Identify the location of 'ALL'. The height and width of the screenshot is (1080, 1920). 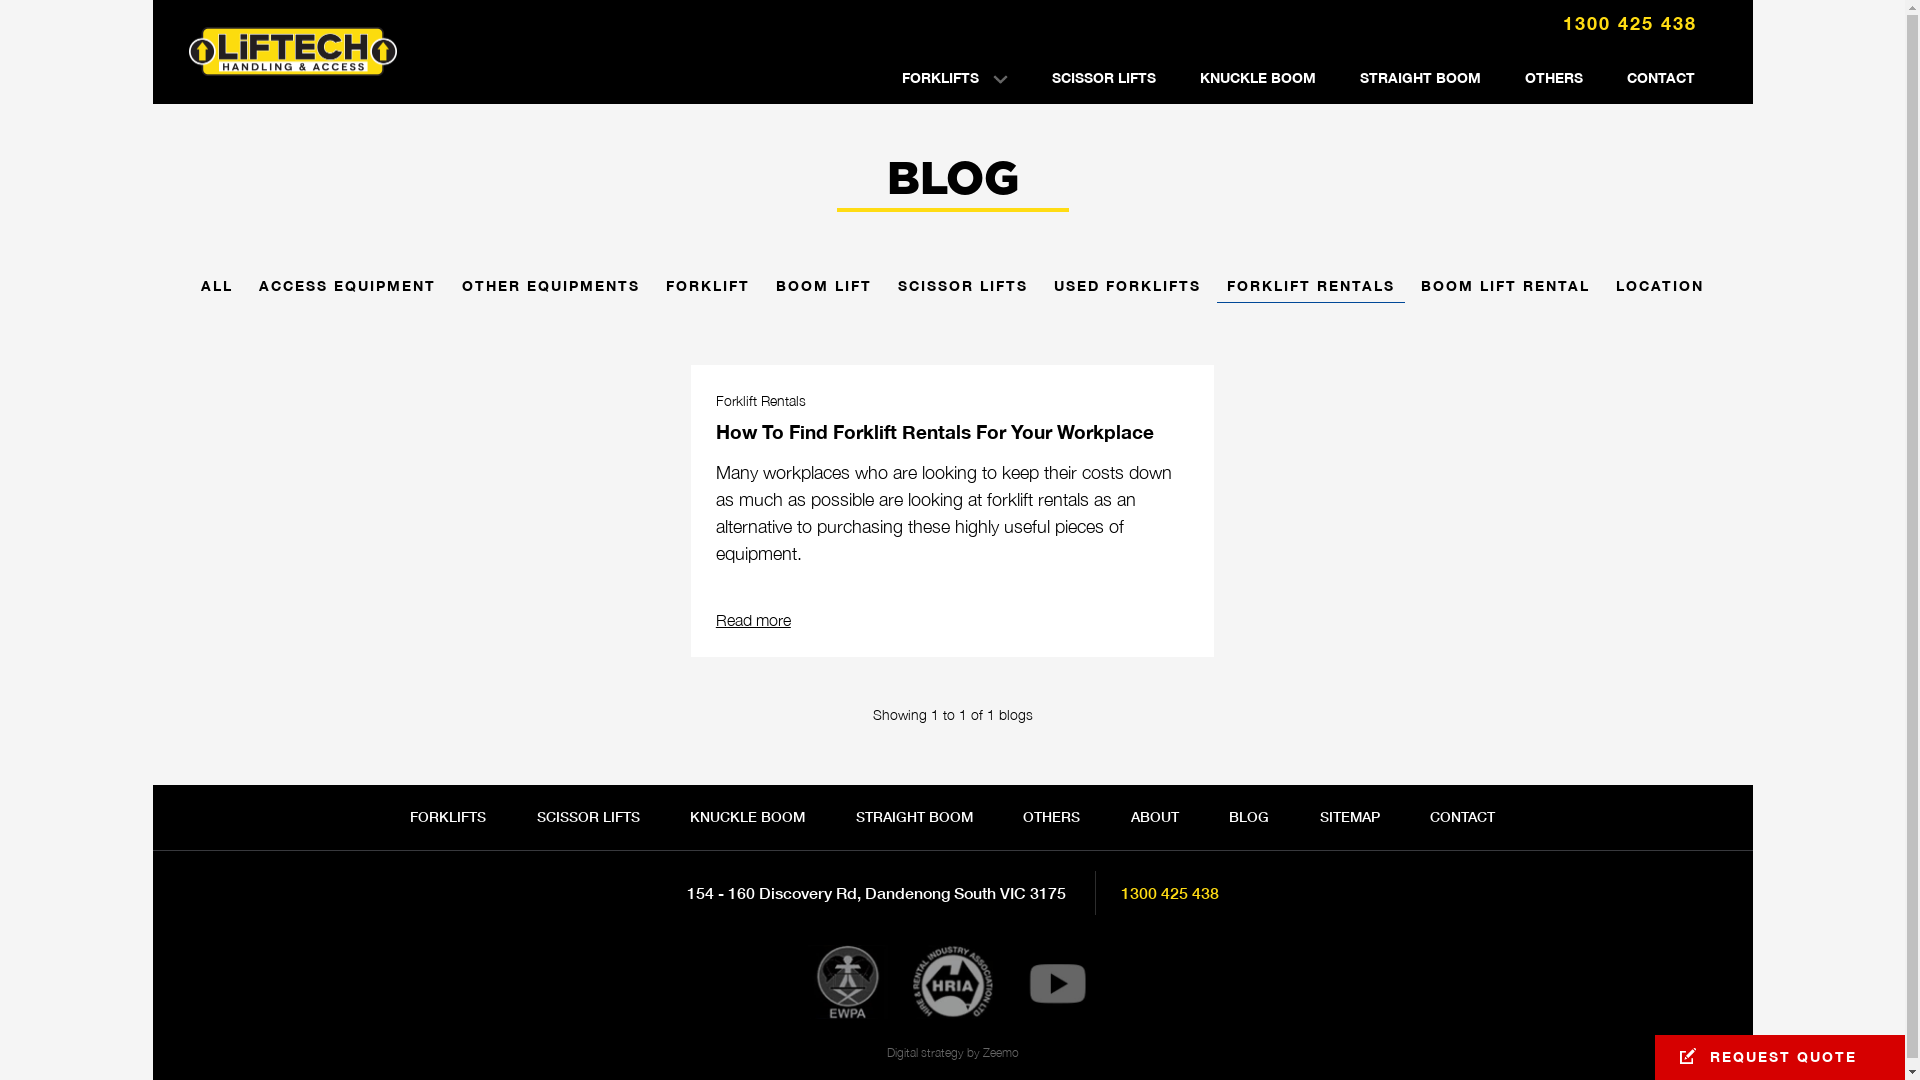
(191, 289).